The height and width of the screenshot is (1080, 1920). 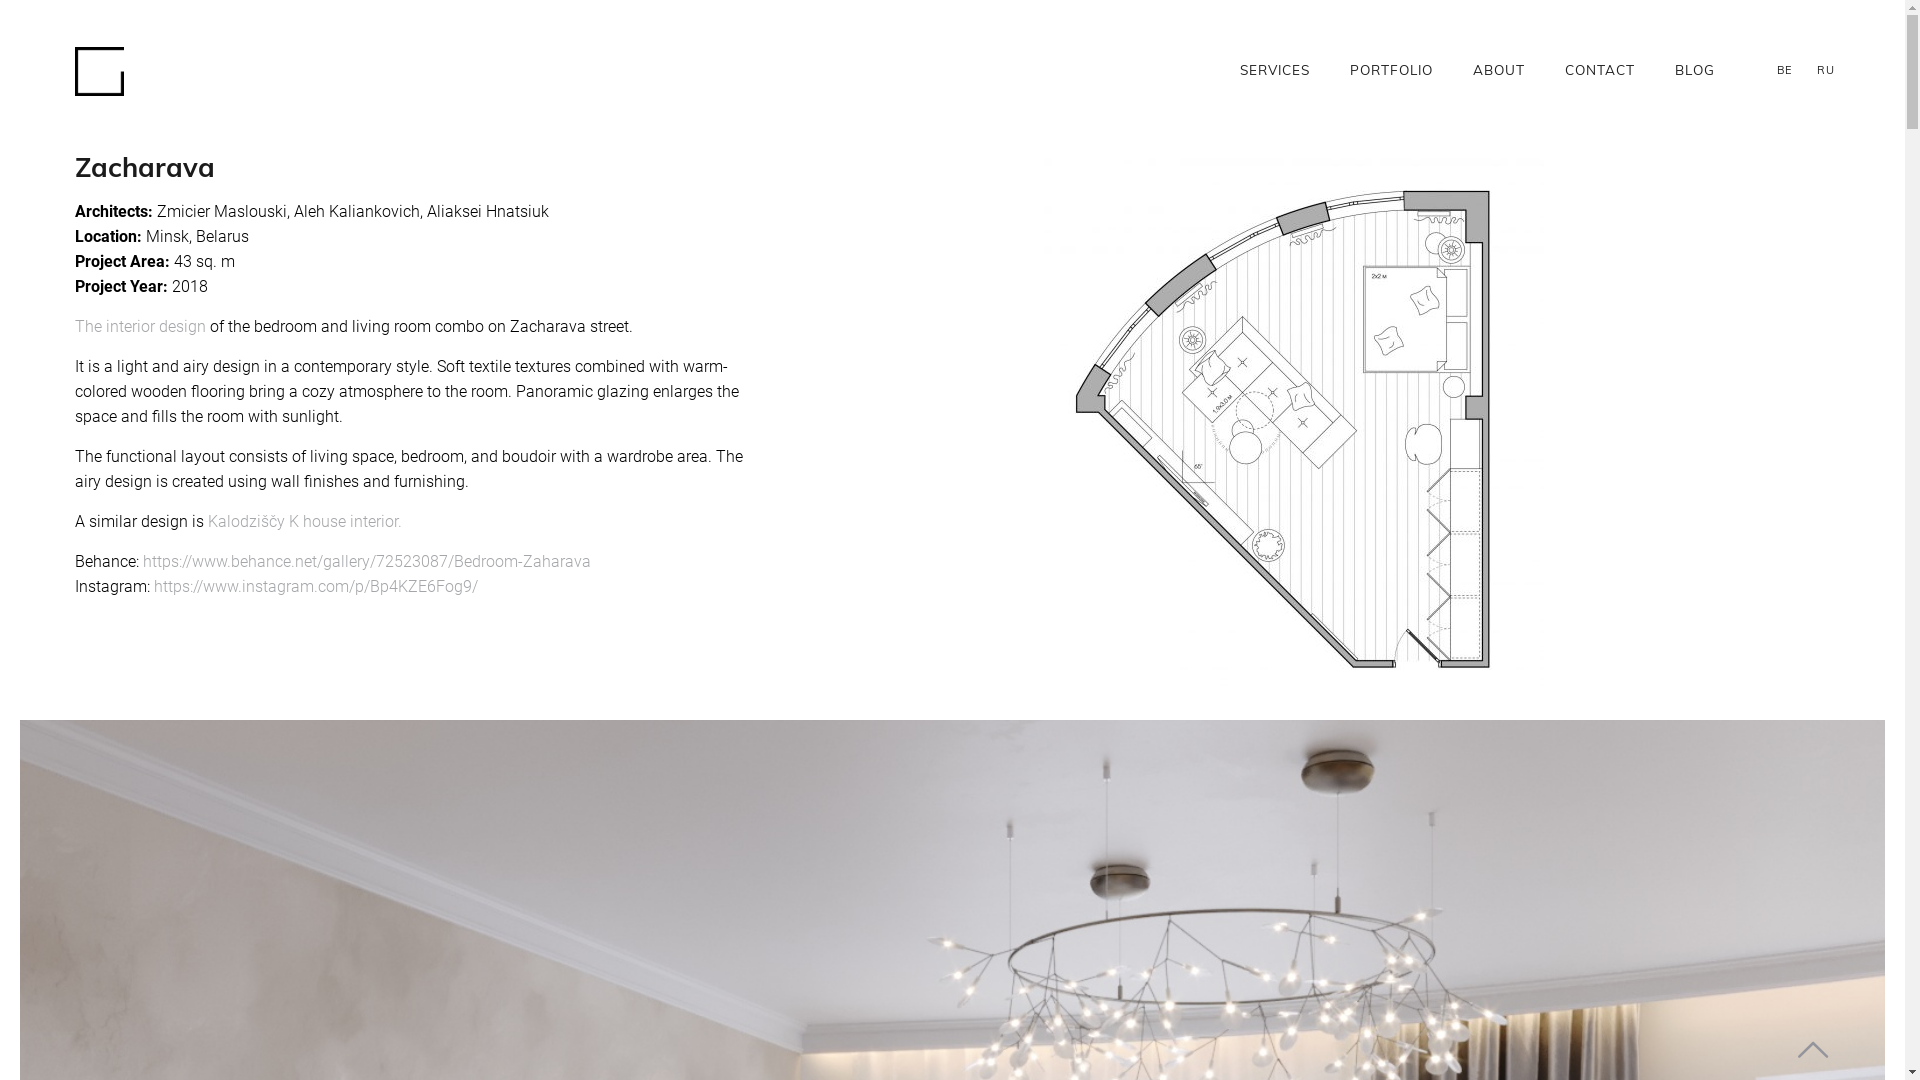 I want to click on 'SERVICES', so click(x=1274, y=68).